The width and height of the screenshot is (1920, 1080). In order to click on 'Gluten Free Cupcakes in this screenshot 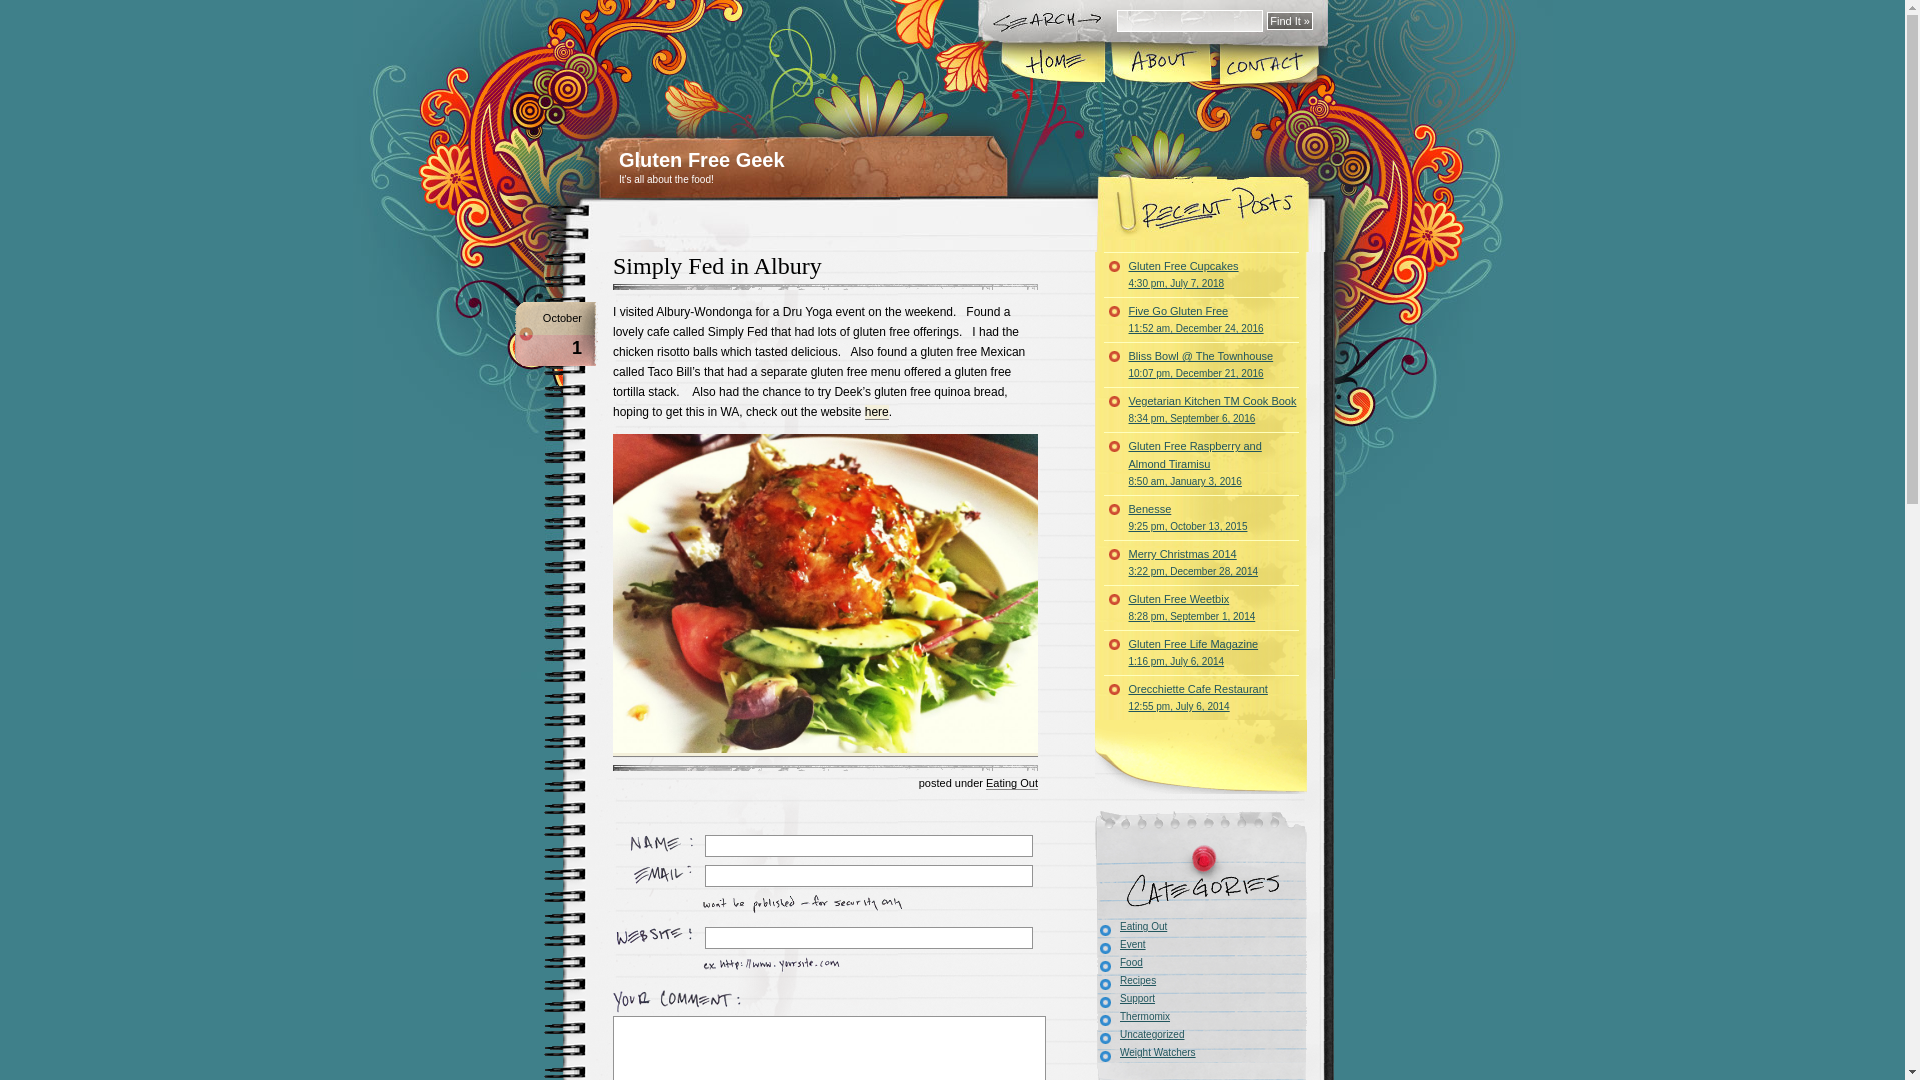, I will do `click(1200, 274)`.